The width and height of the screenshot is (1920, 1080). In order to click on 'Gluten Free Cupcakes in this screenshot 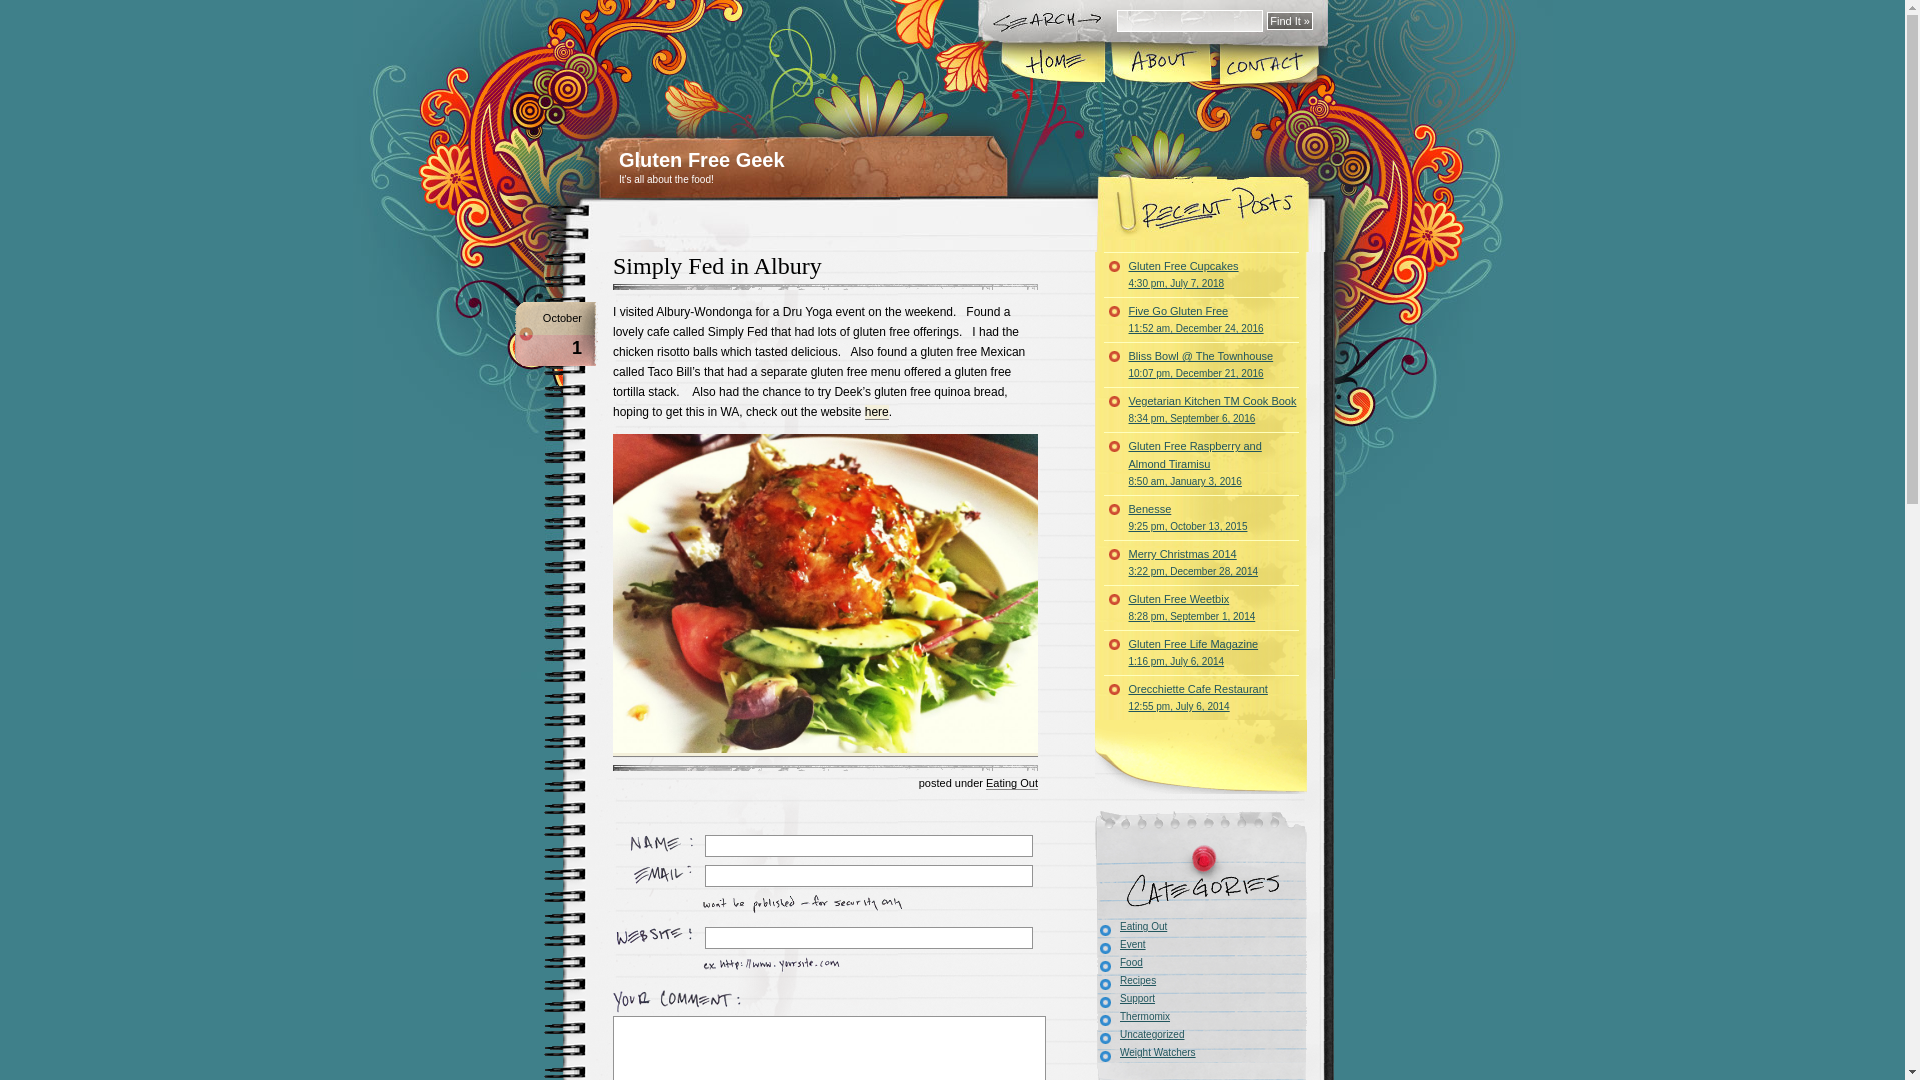, I will do `click(1200, 274)`.